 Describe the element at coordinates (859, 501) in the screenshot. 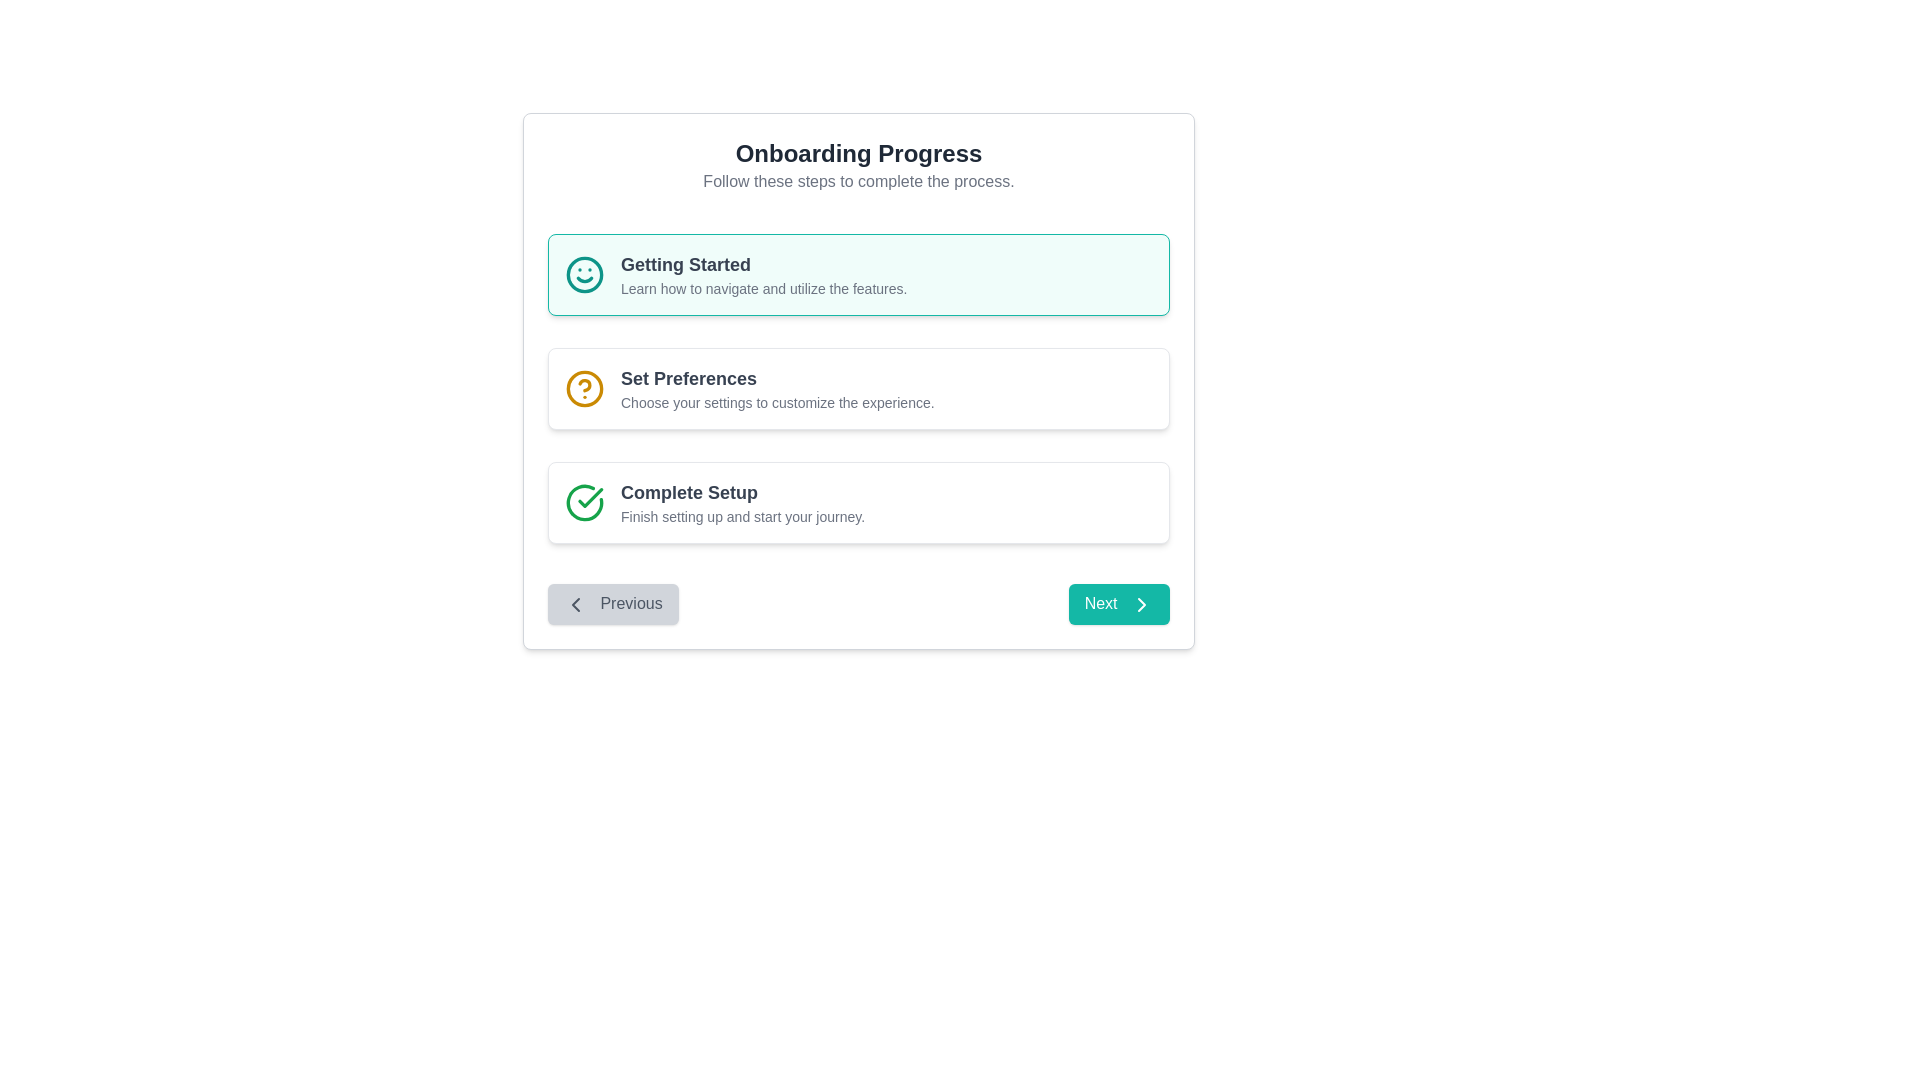

I see `the 'Complete Setup' card in the 'Onboarding Progress' section to proceed with the onboarding process` at that location.